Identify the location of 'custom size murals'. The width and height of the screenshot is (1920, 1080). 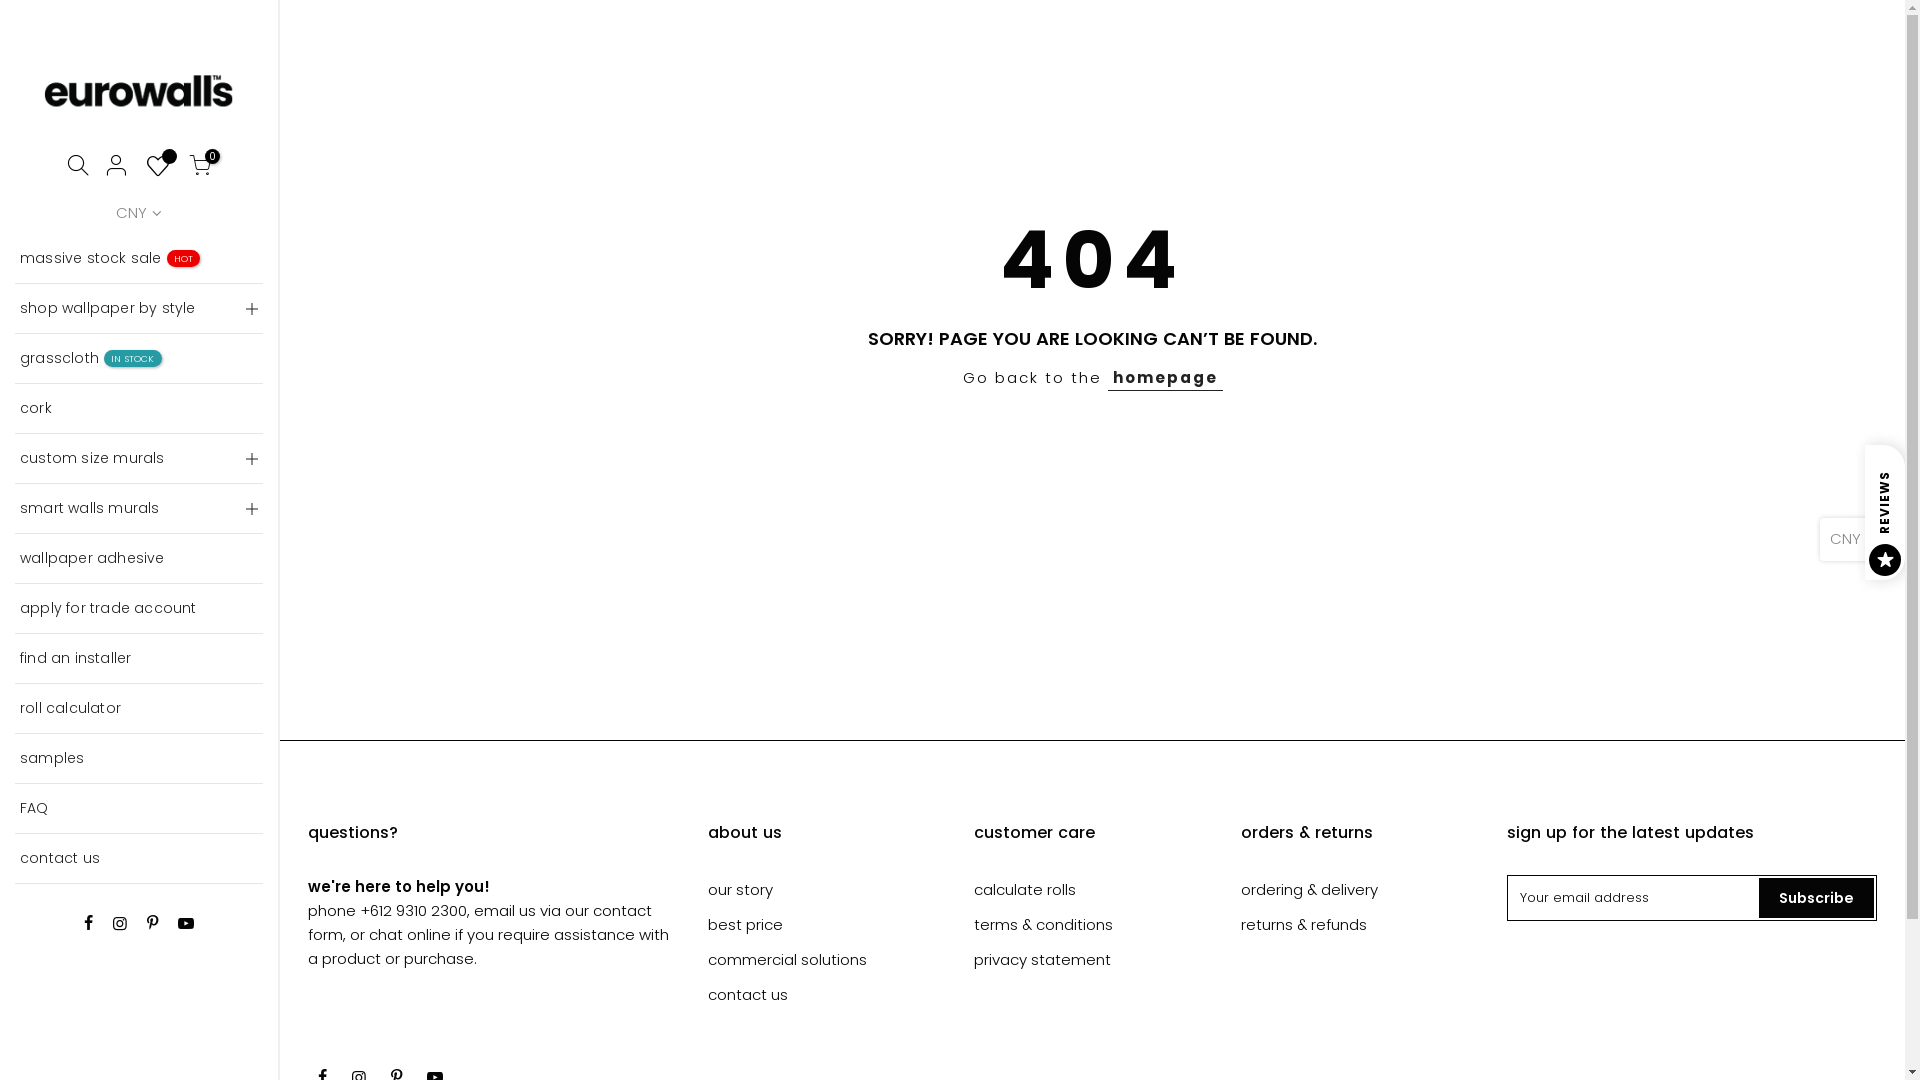
(138, 459).